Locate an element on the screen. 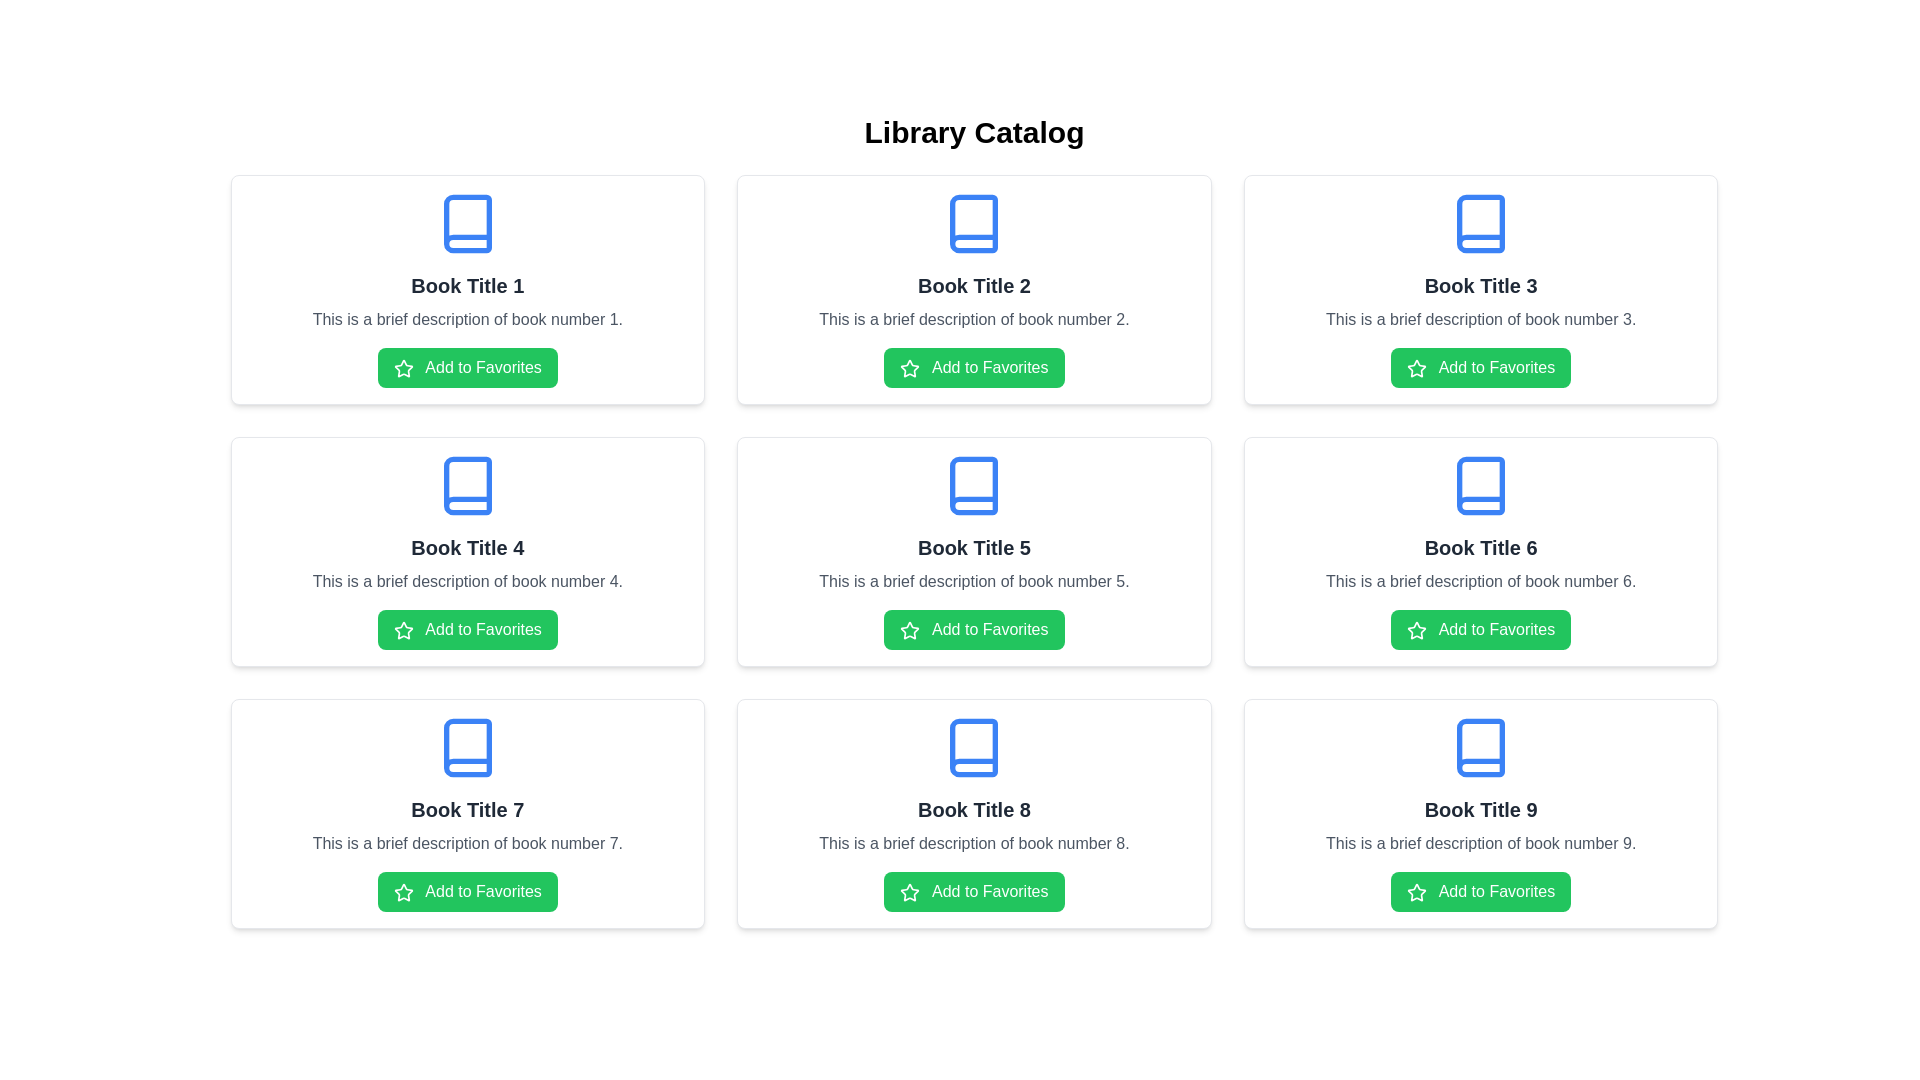 This screenshot has height=1080, width=1920. the star-shaped icon that represents favorites, located to the left of the 'Add to Favorites' text within a green button on the fourth card for 'Book Title 4' is located at coordinates (402, 630).